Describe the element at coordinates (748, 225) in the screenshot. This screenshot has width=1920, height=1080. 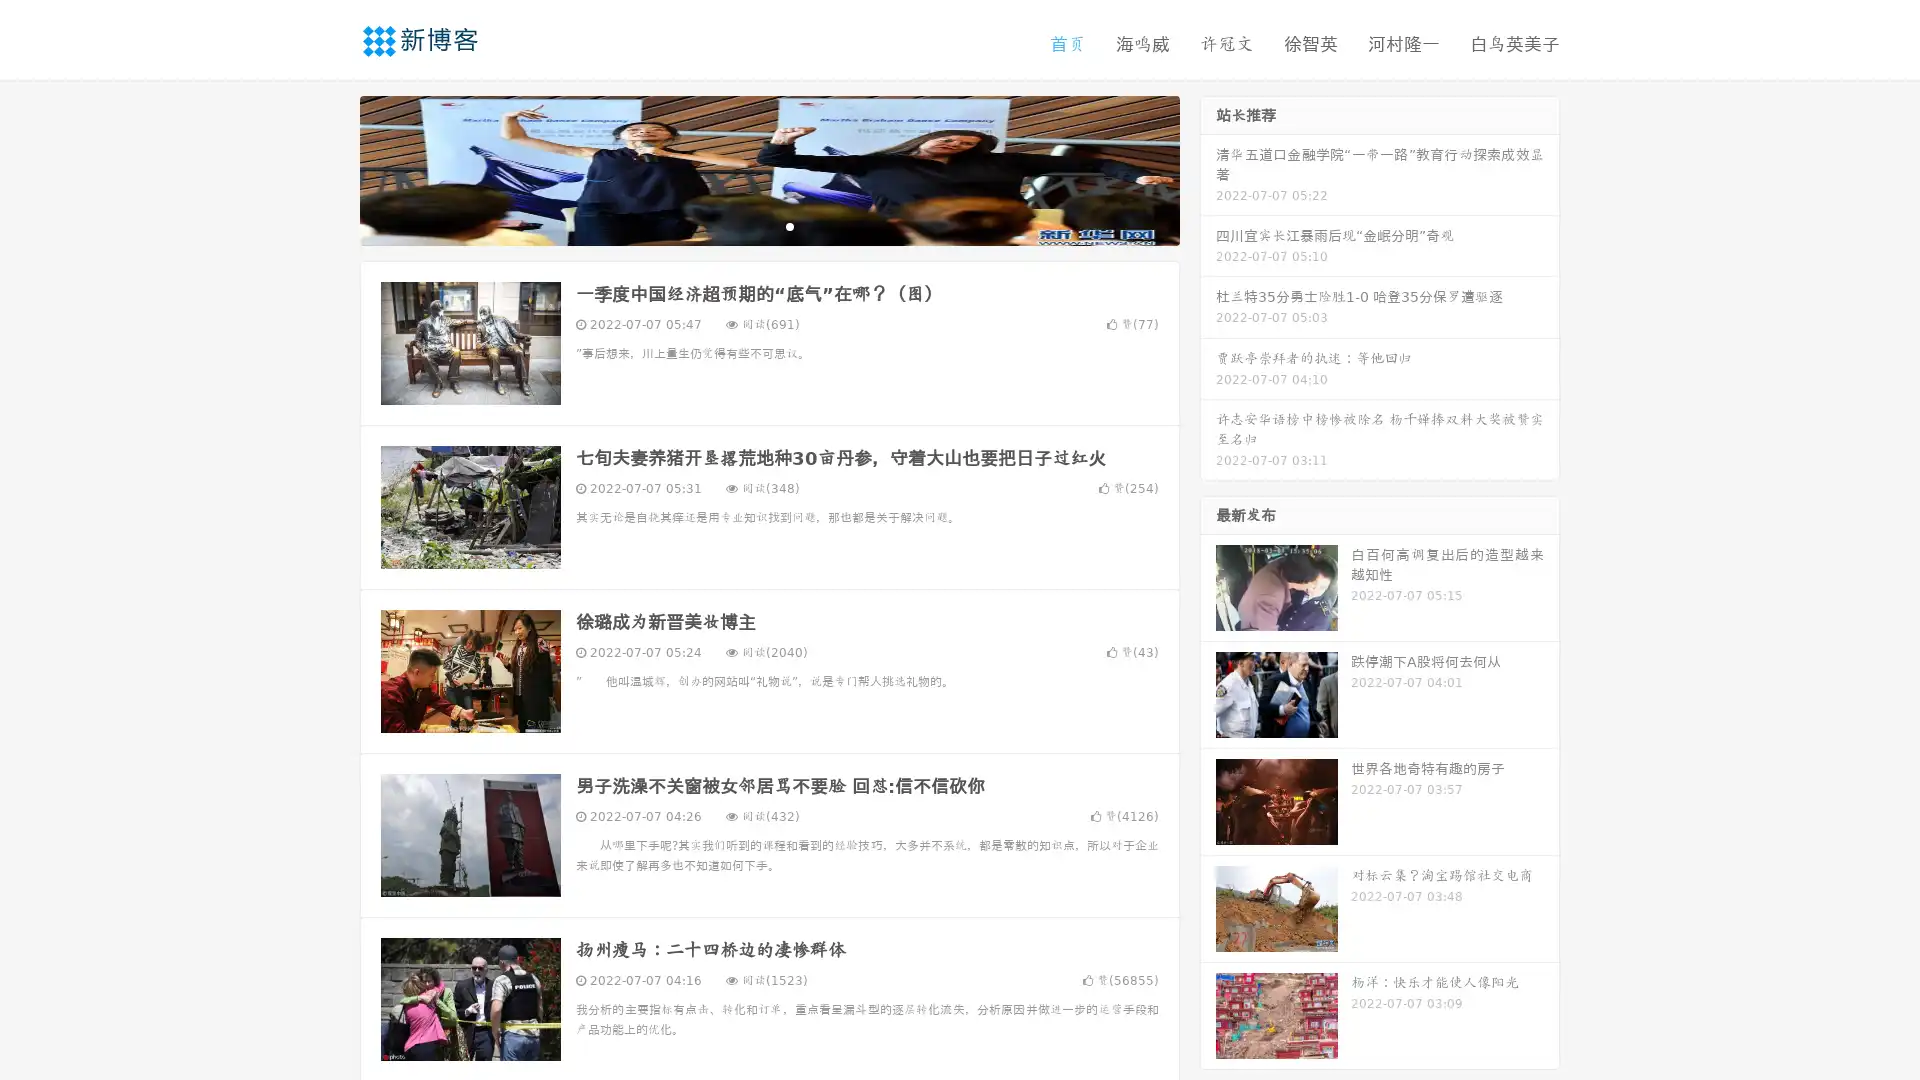
I see `Go to slide 1` at that location.